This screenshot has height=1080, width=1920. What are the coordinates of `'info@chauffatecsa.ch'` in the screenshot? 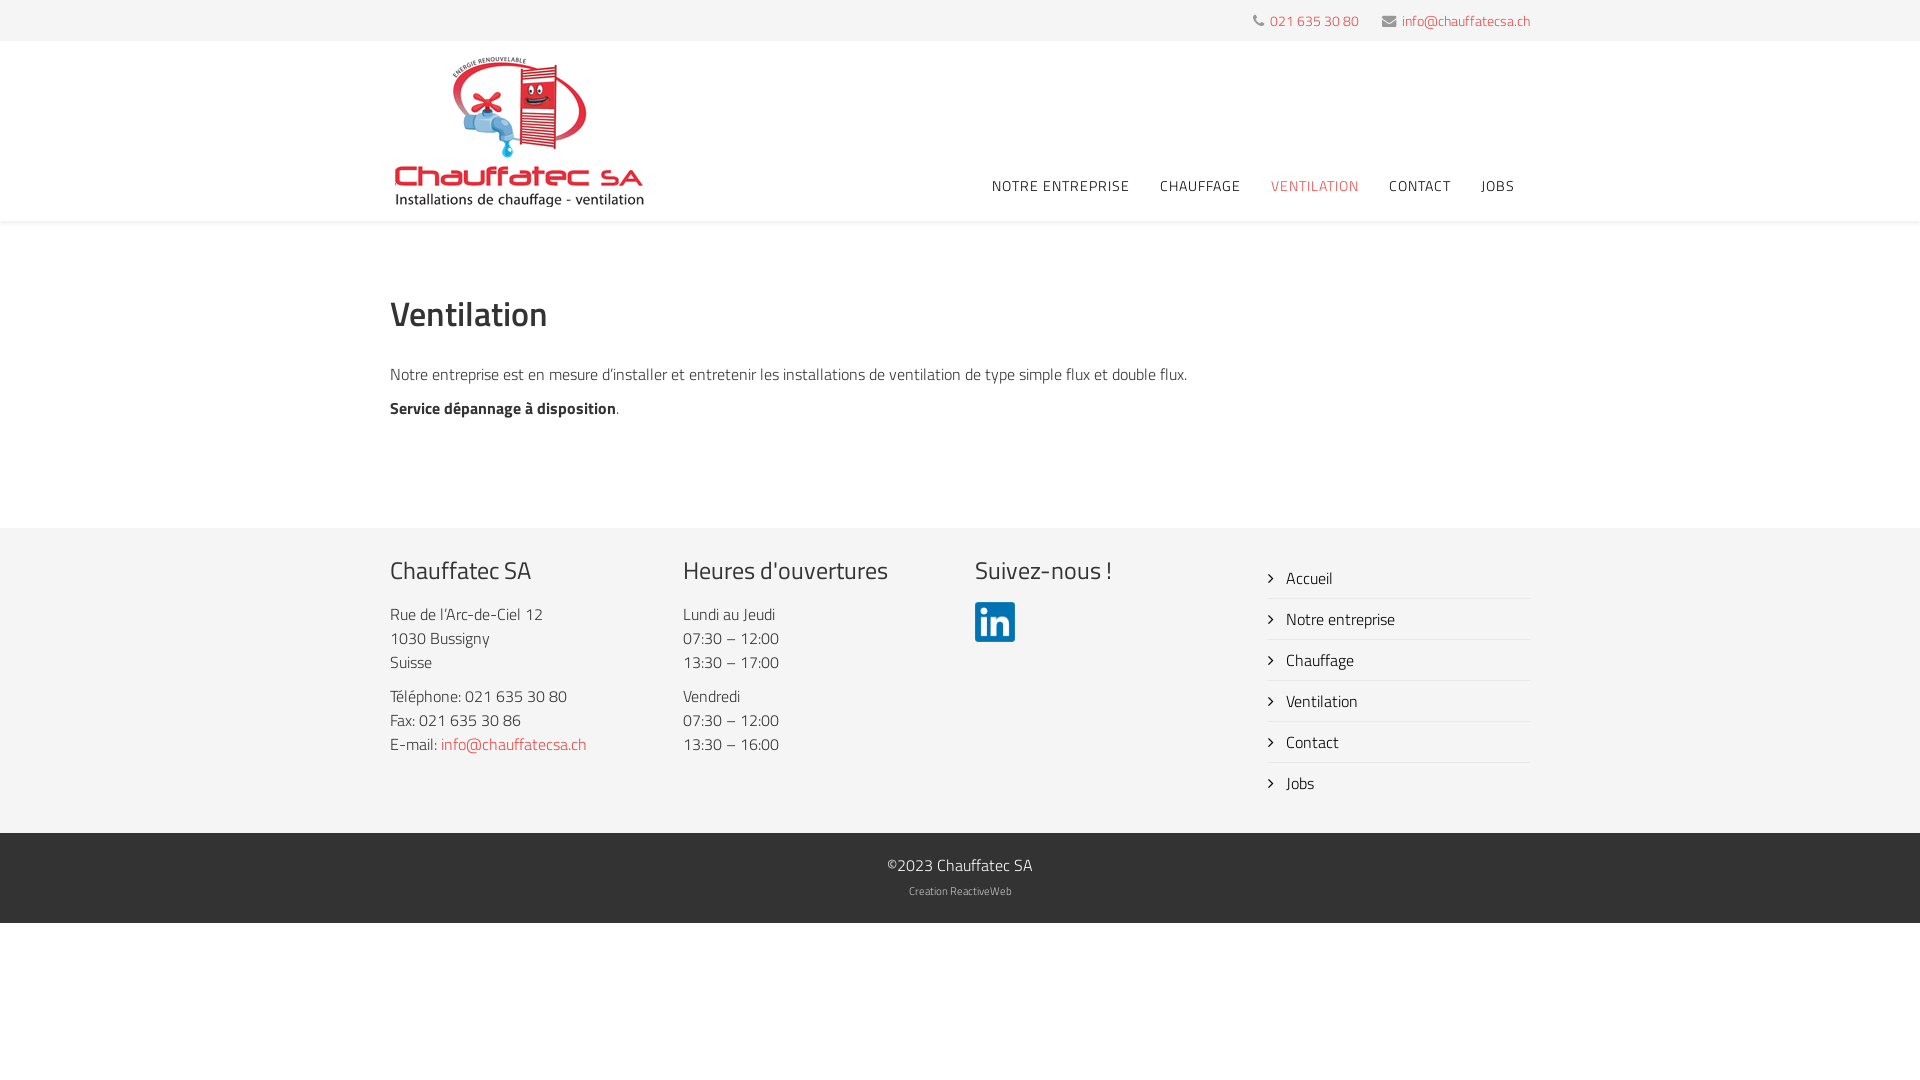 It's located at (440, 744).